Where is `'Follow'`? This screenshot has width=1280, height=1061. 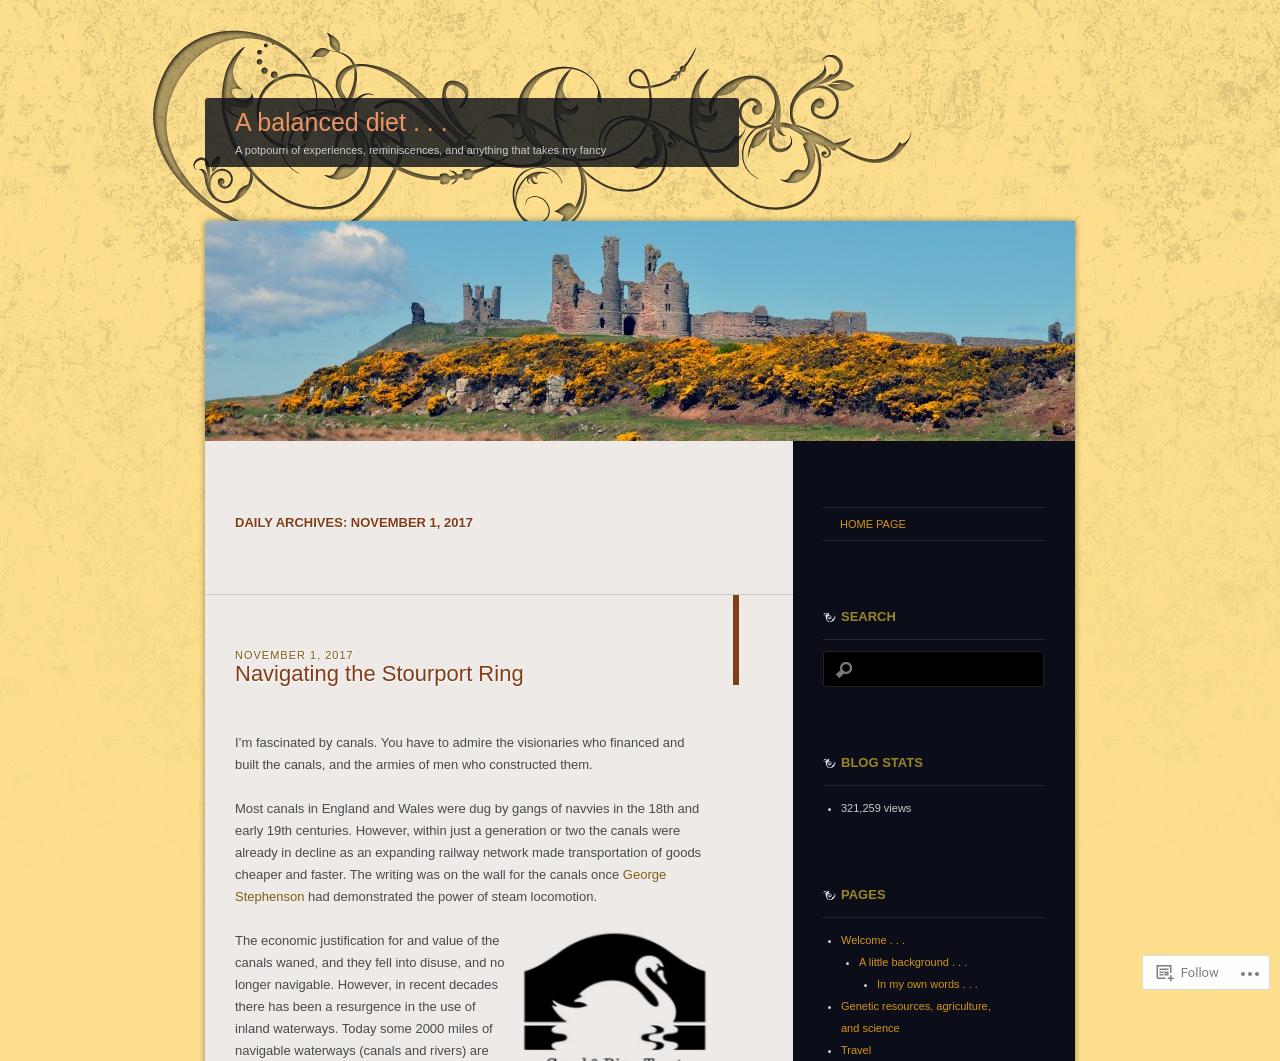 'Follow' is located at coordinates (1198, 971).